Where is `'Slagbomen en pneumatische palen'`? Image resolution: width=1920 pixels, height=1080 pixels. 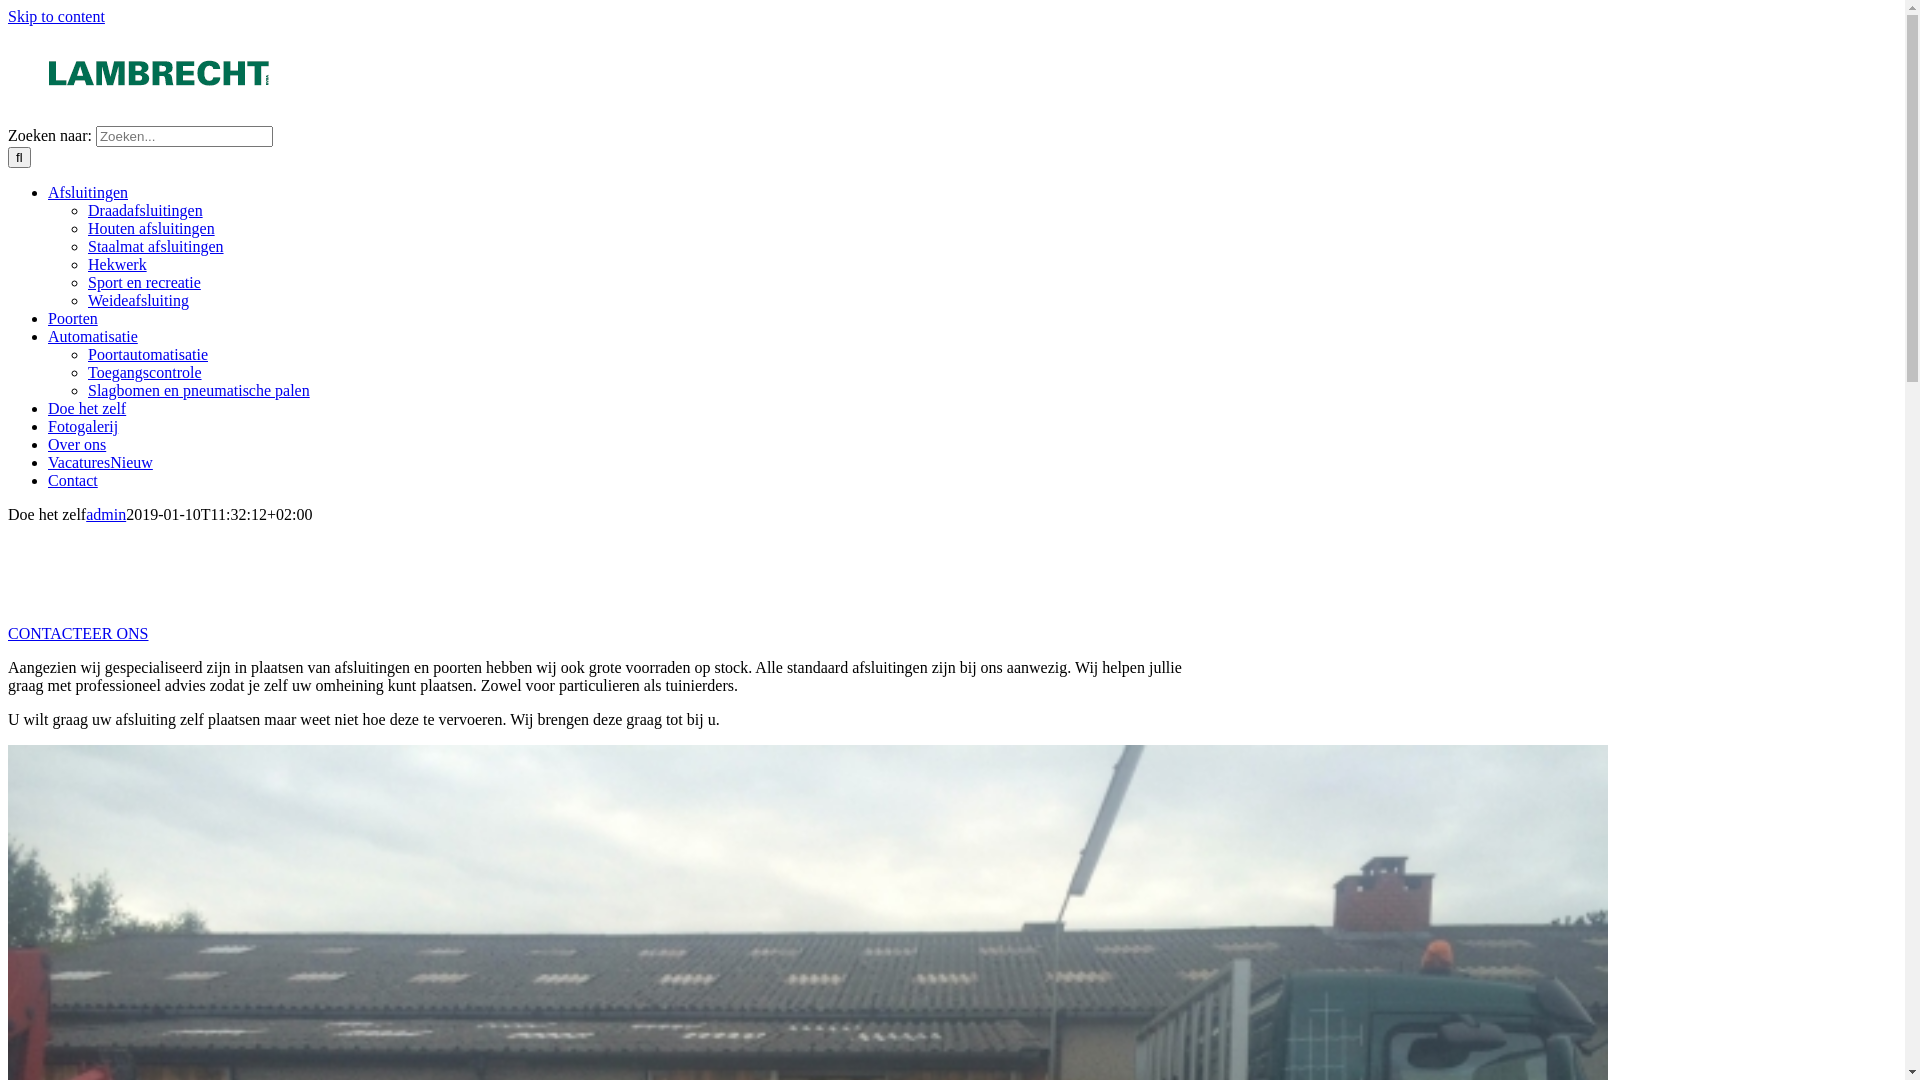
'Slagbomen en pneumatische palen' is located at coordinates (198, 390).